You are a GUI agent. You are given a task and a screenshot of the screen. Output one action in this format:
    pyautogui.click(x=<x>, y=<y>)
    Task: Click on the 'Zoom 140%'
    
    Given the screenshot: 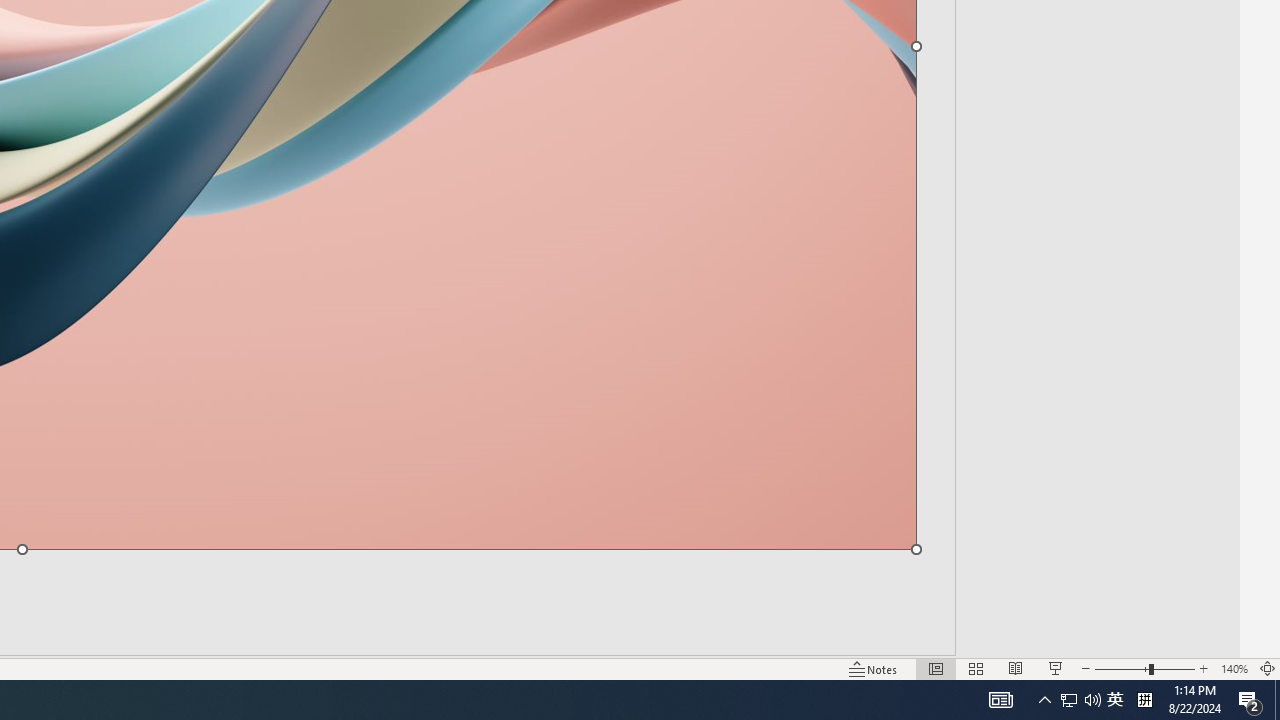 What is the action you would take?
    pyautogui.click(x=1233, y=669)
    